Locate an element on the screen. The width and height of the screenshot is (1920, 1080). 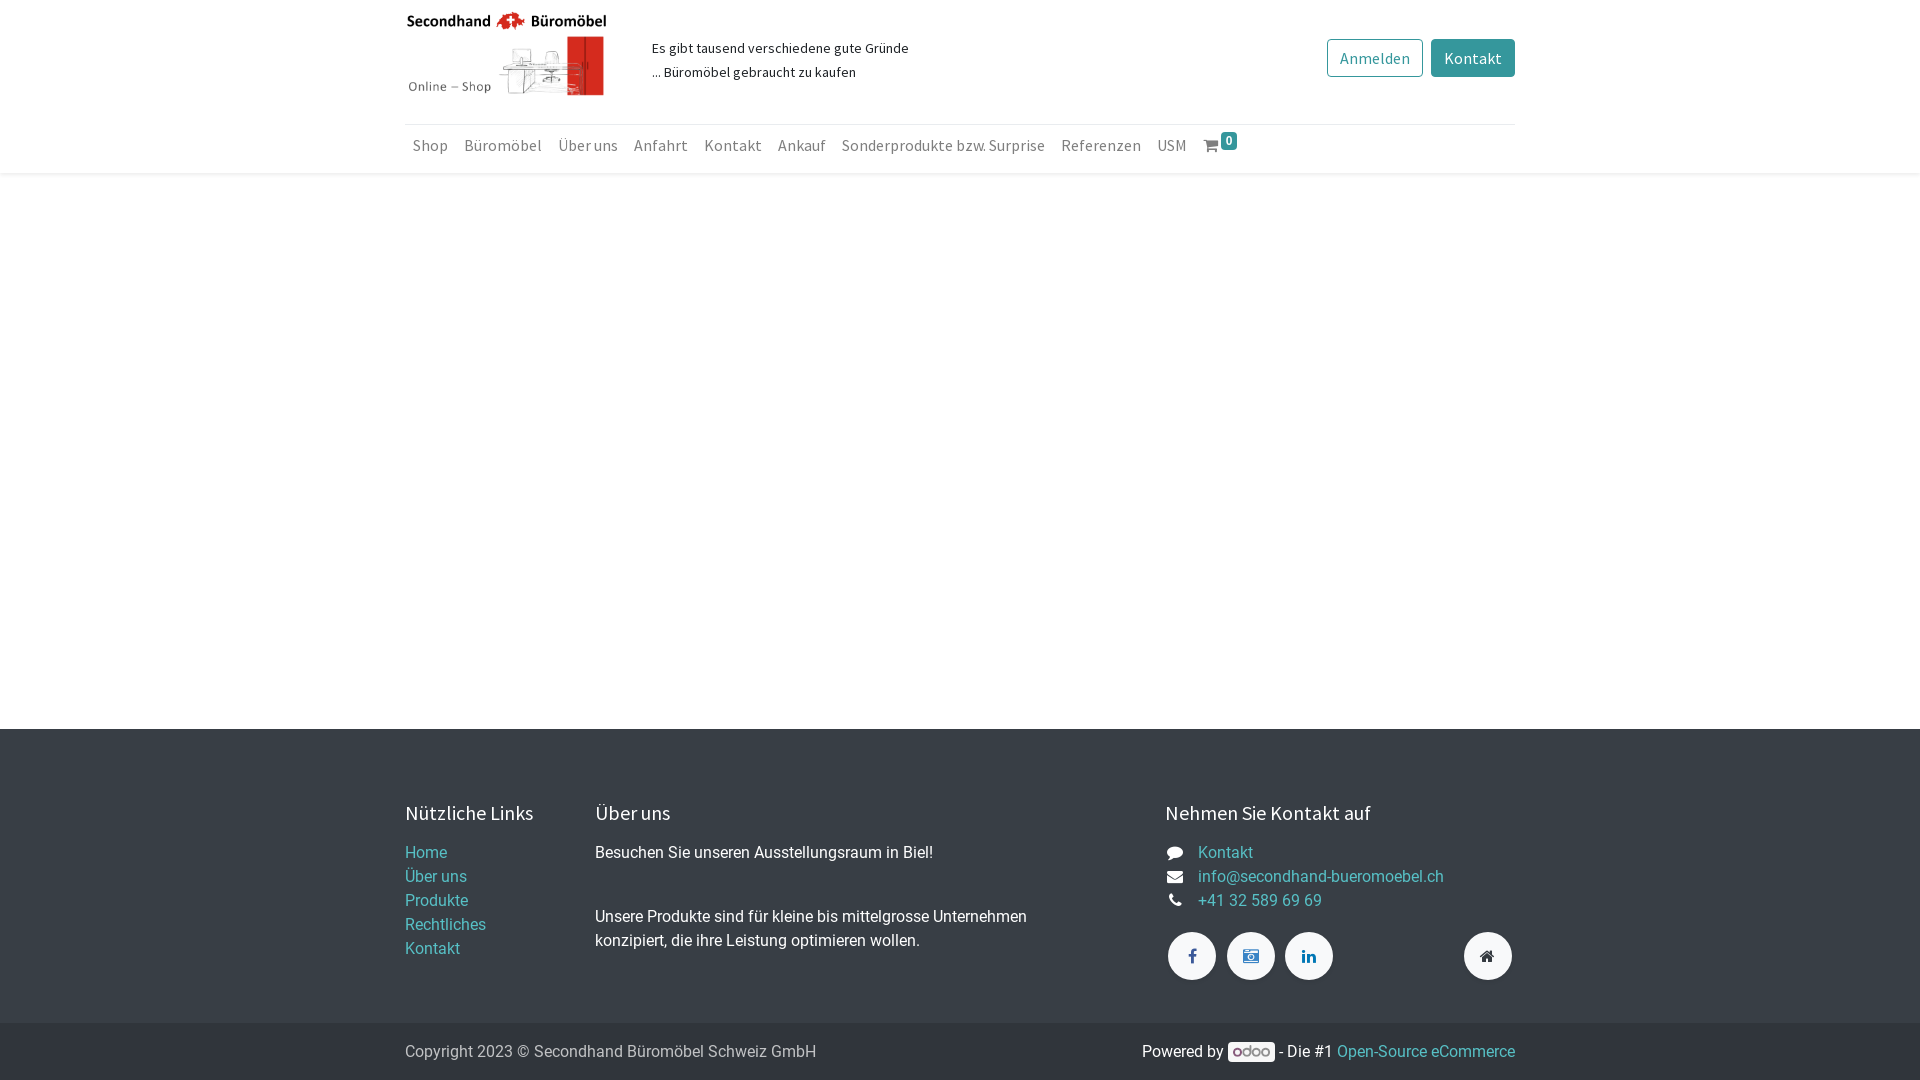
'USM' is located at coordinates (1171, 144).